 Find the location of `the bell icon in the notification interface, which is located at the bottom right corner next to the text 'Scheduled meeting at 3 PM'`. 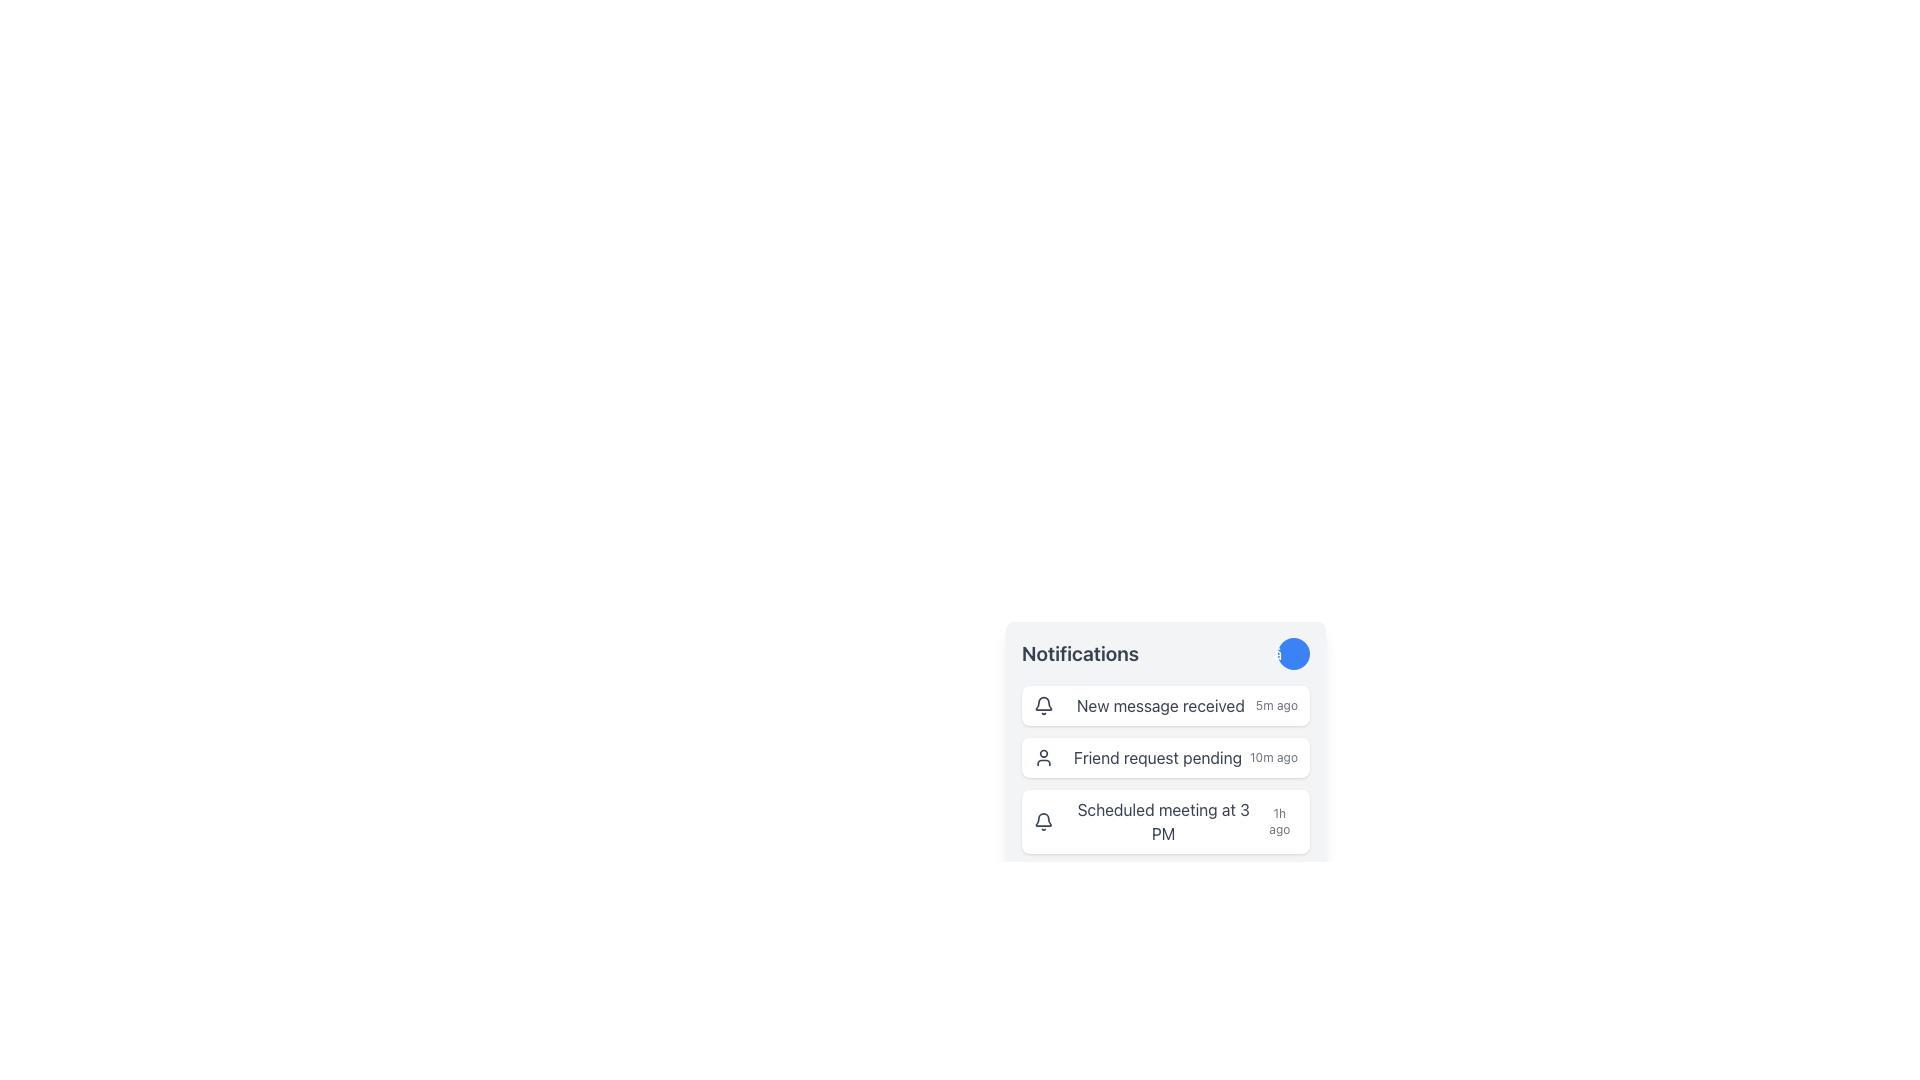

the bell icon in the notification interface, which is located at the bottom right corner next to the text 'Scheduled meeting at 3 PM' is located at coordinates (1042, 702).